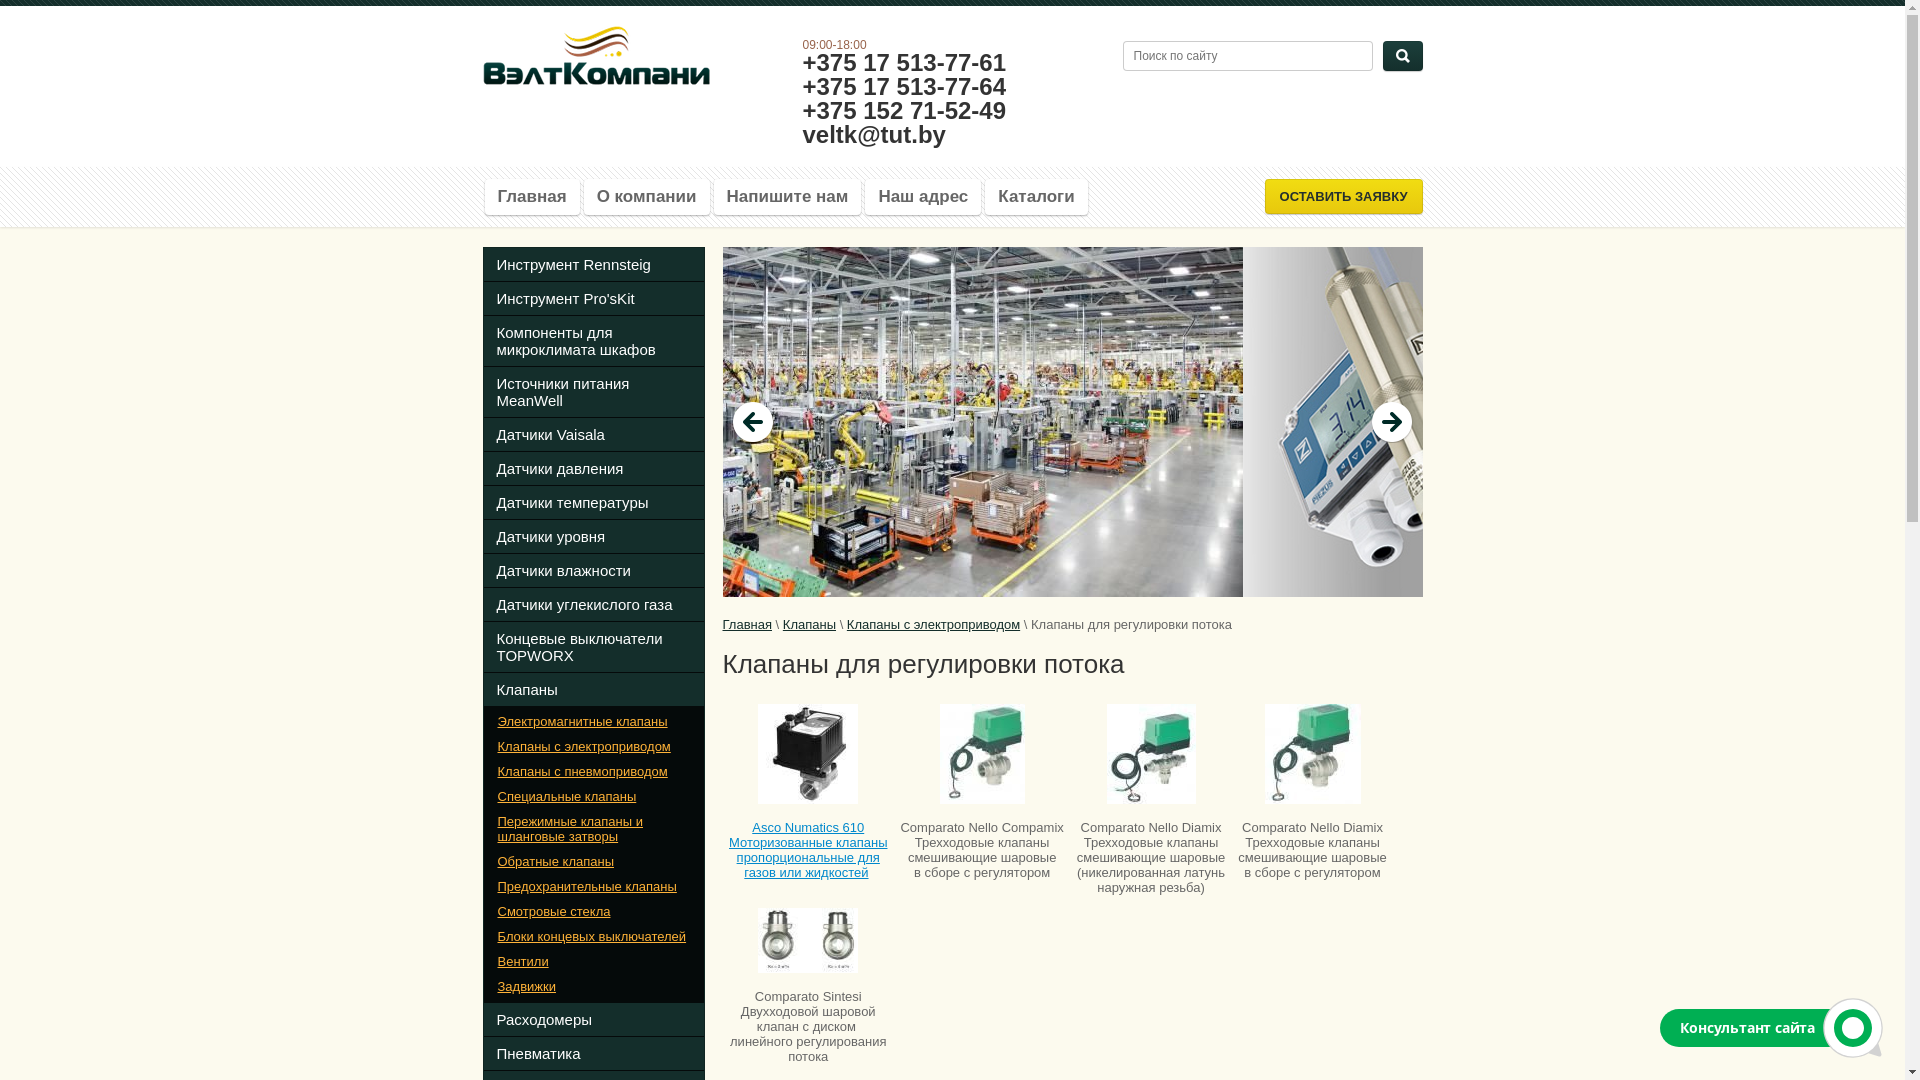 This screenshot has width=1920, height=1080. Describe the element at coordinates (1391, 420) in the screenshot. I see `'Next'` at that location.